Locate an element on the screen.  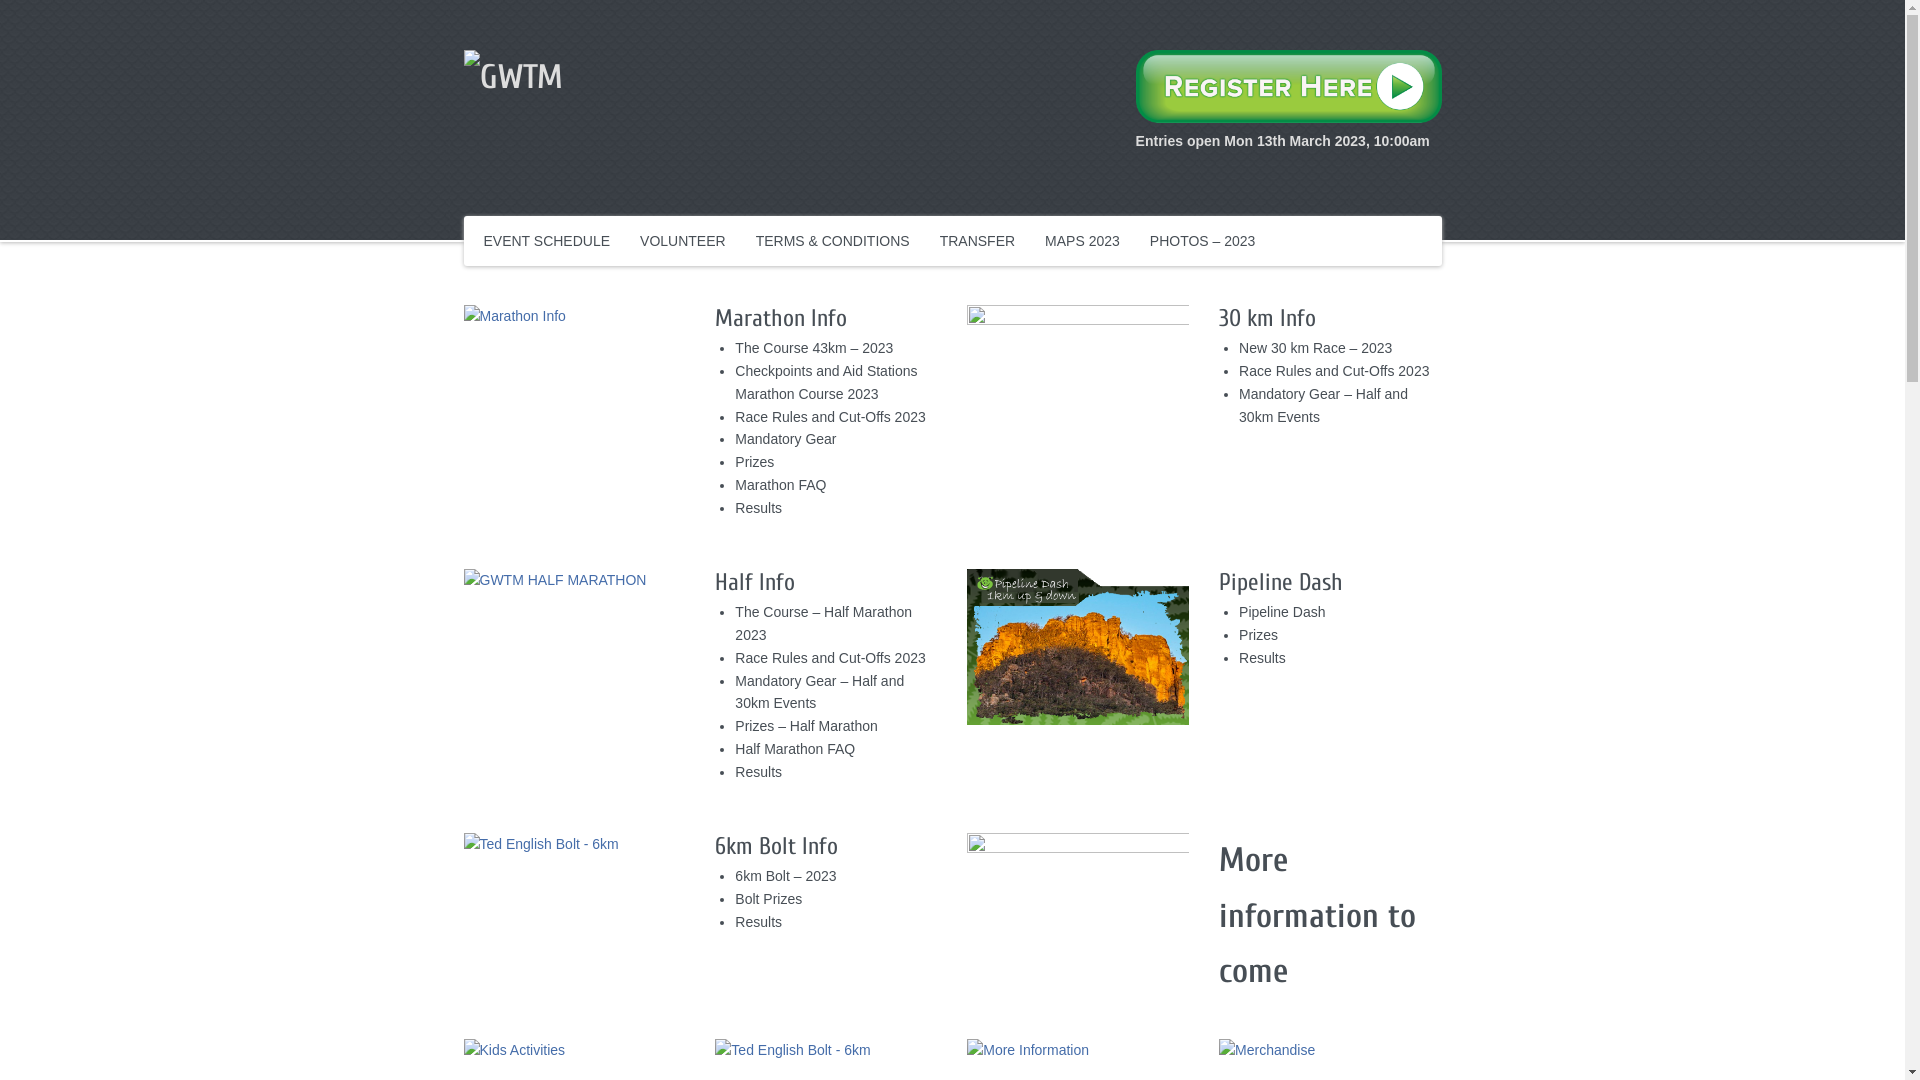
'Marathon FAQ' is located at coordinates (733, 485).